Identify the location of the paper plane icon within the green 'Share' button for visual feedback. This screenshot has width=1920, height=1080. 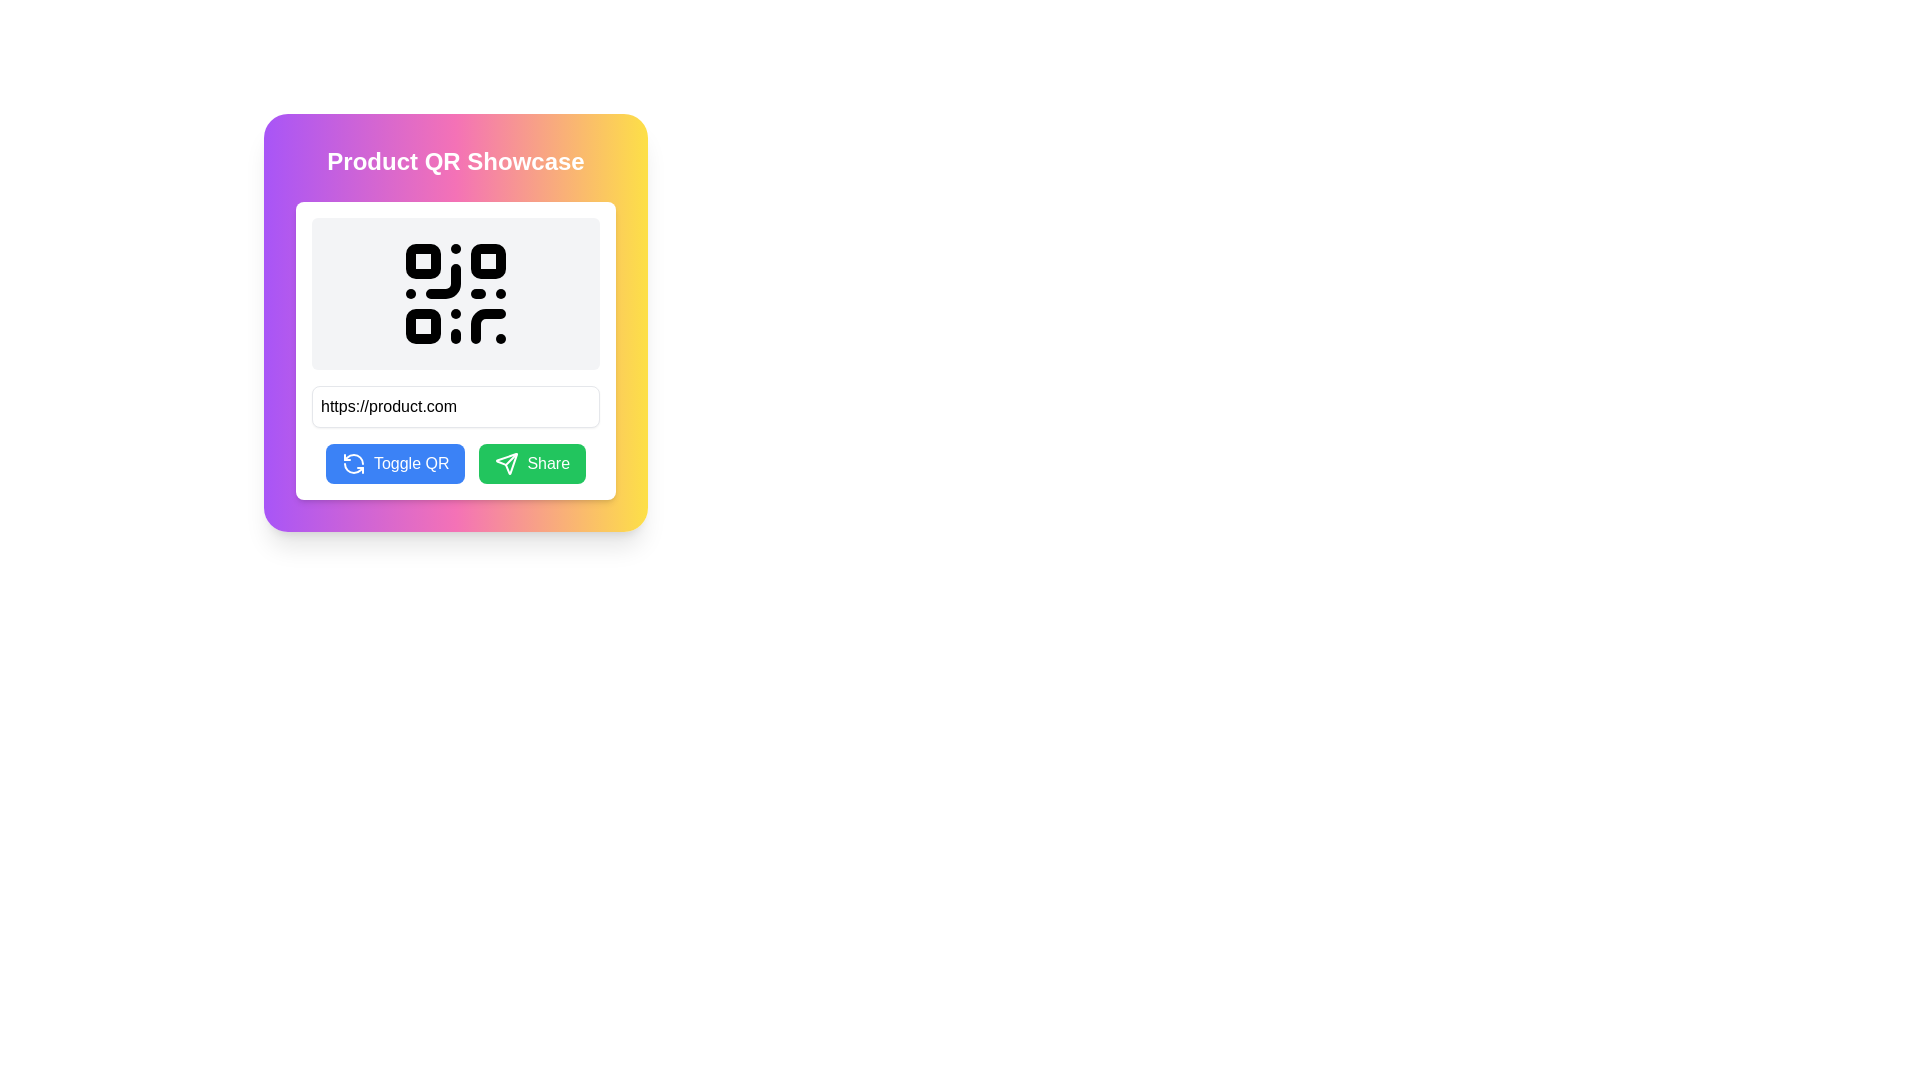
(507, 463).